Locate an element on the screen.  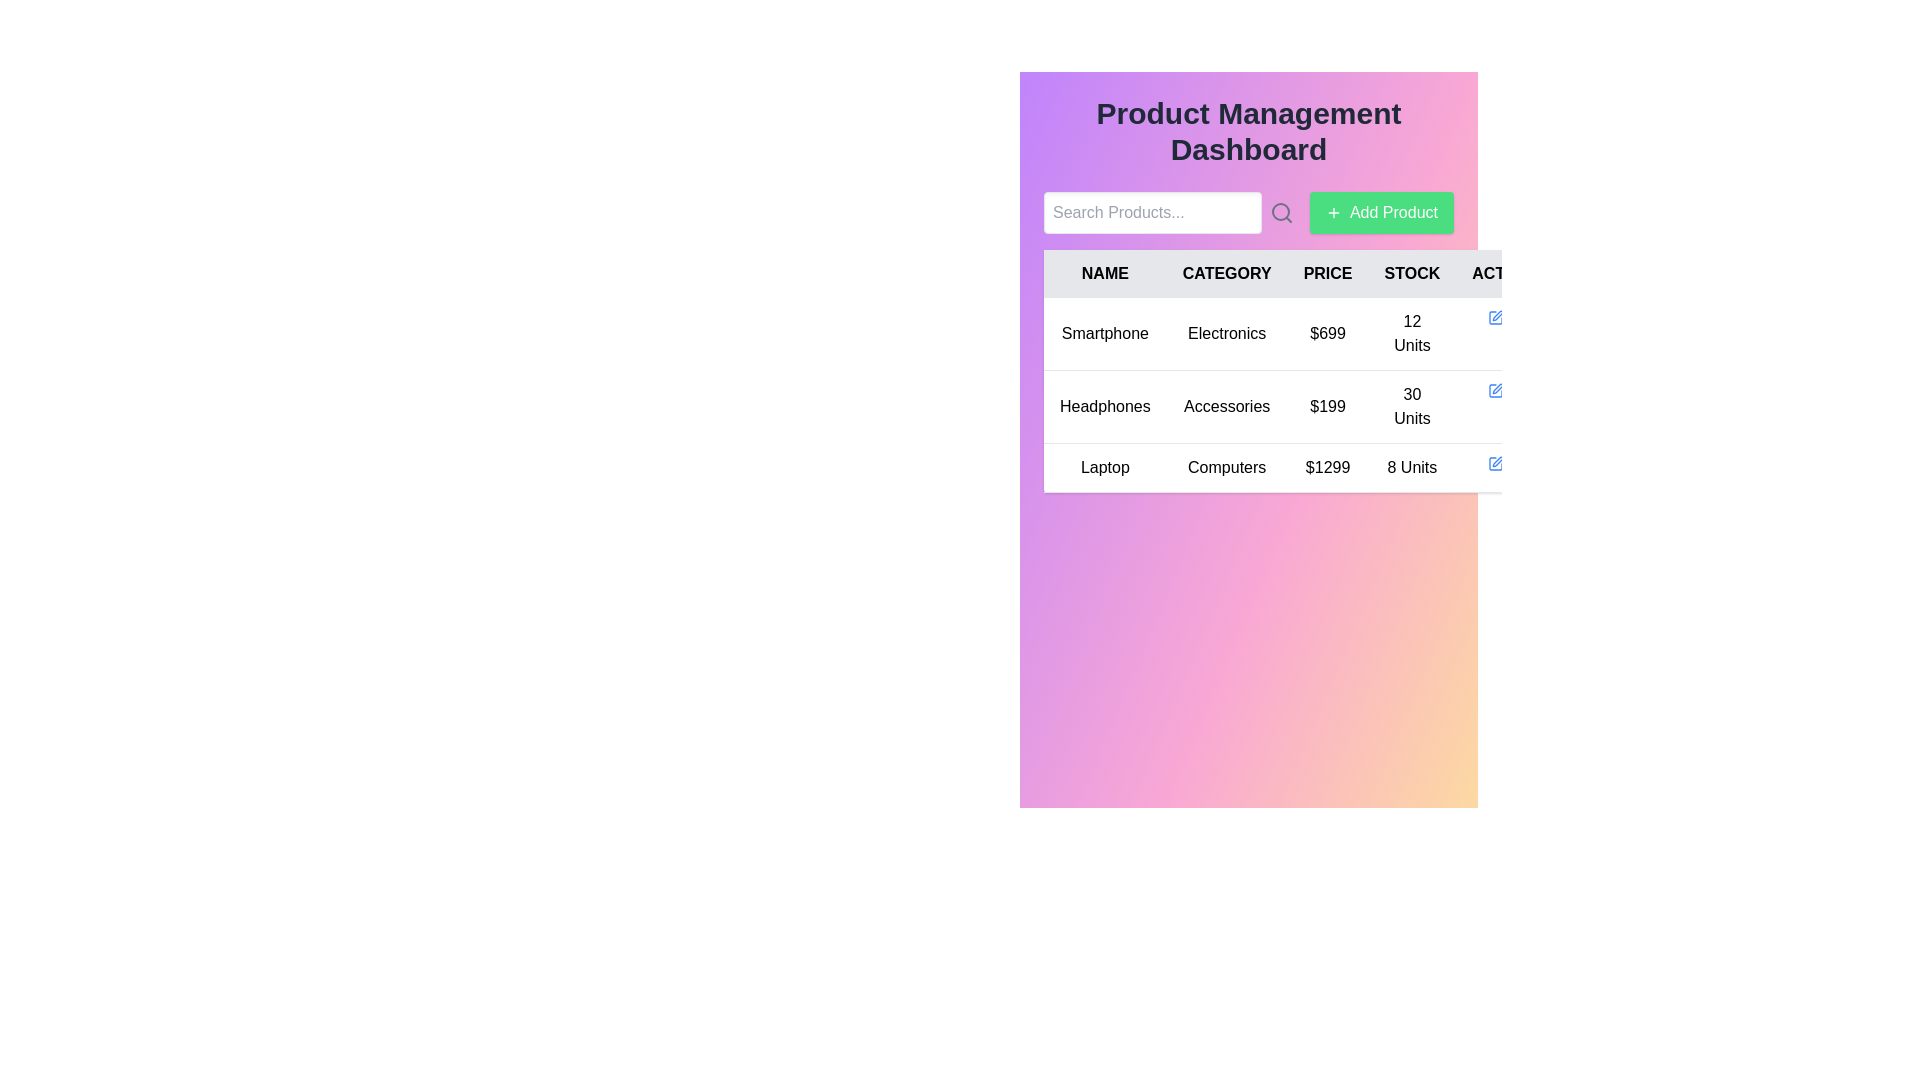
the static text label displaying the price of the 'Laptop' item, which is the third item in the row under the 'Price' column is located at coordinates (1328, 467).